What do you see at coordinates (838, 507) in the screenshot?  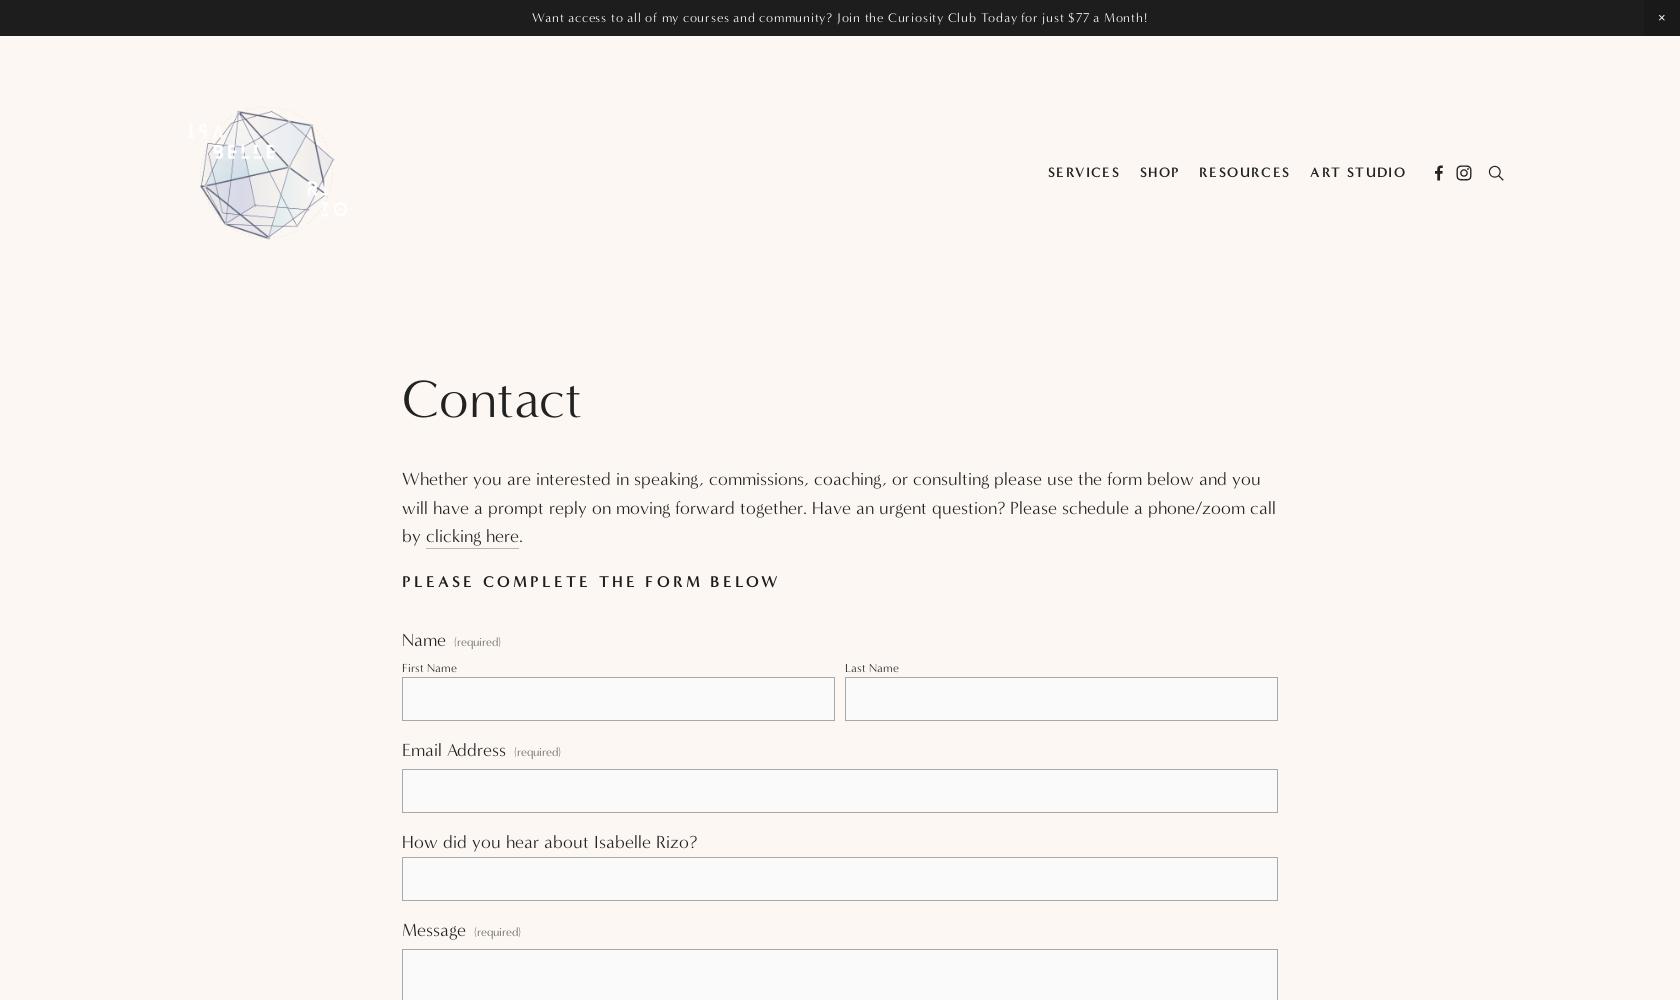 I see `'Whether you are interested in speaking, commissions, coaching, or consulting please use the form below and you will have a prompt reply on moving forward together. Have an urgent question? Please schedule a phone/zoom call by'` at bounding box center [838, 507].